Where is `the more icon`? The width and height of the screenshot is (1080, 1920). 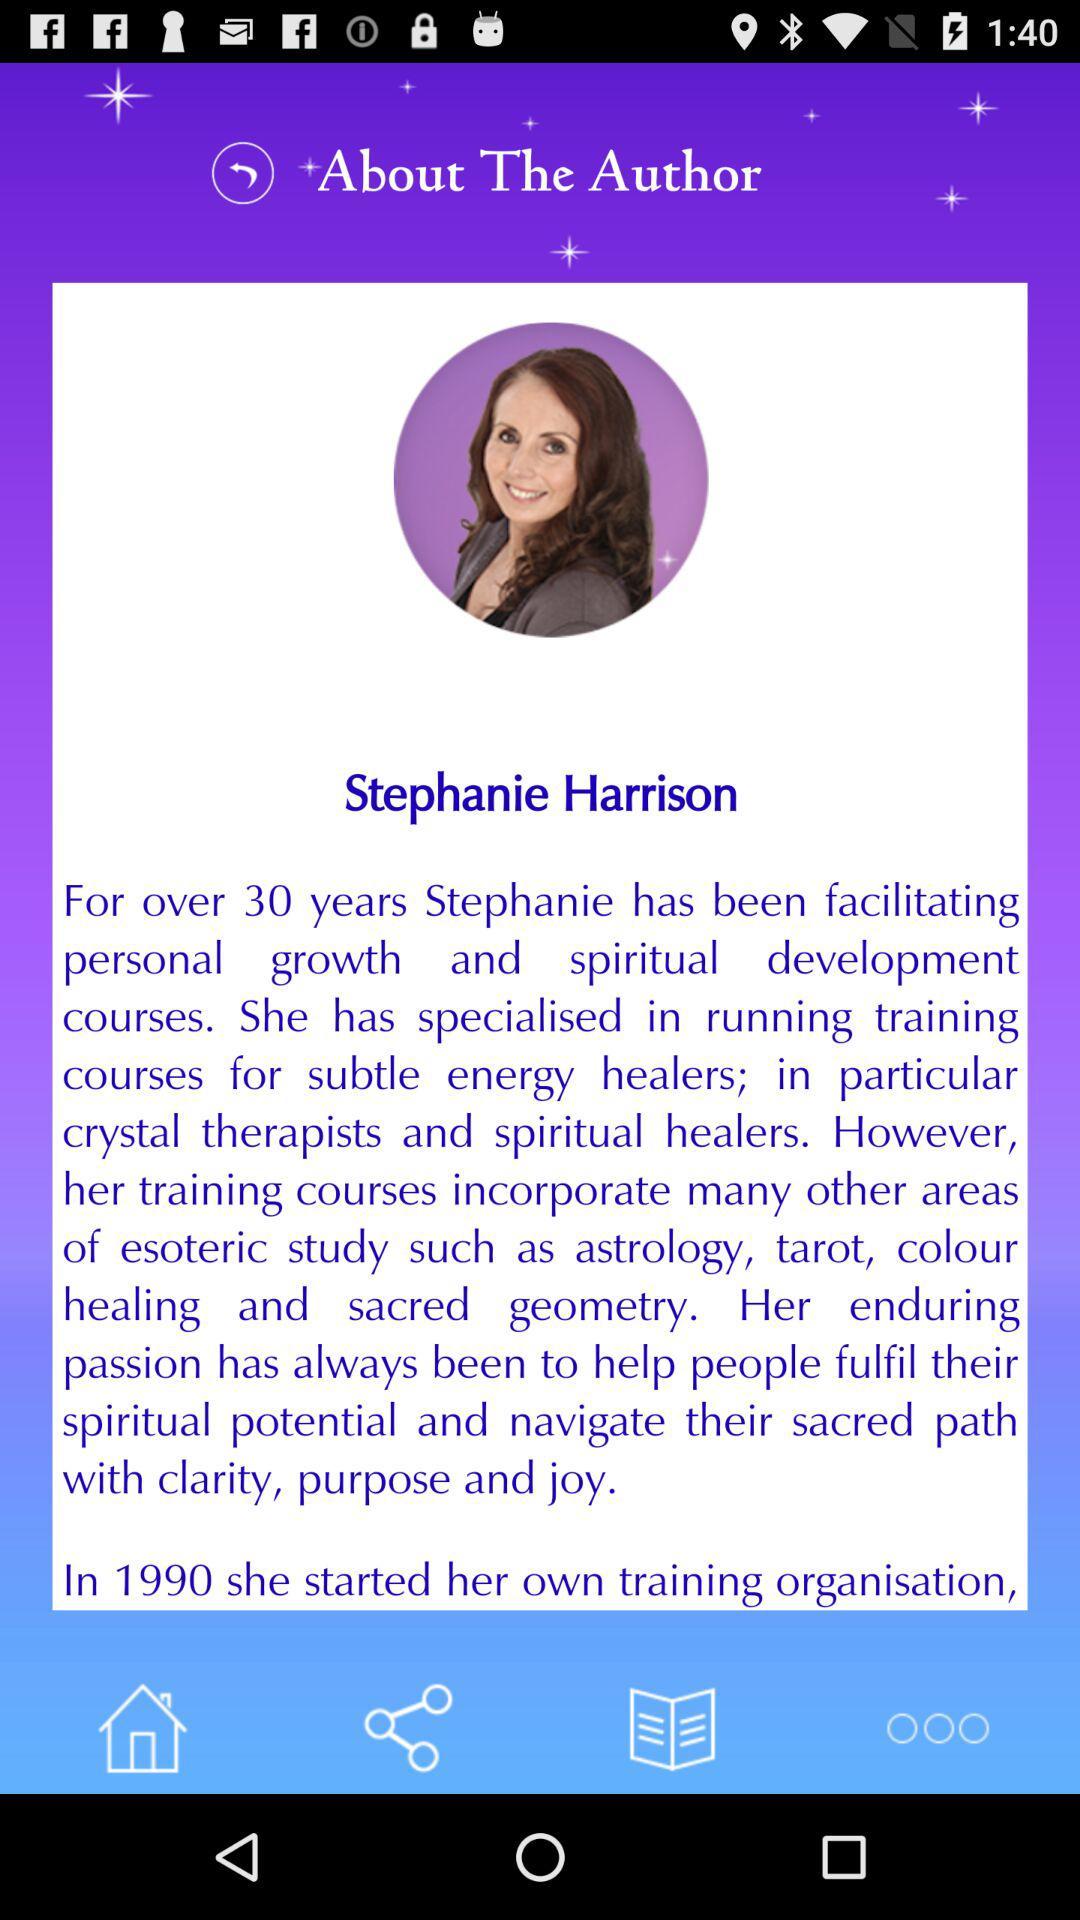
the more icon is located at coordinates (937, 1848).